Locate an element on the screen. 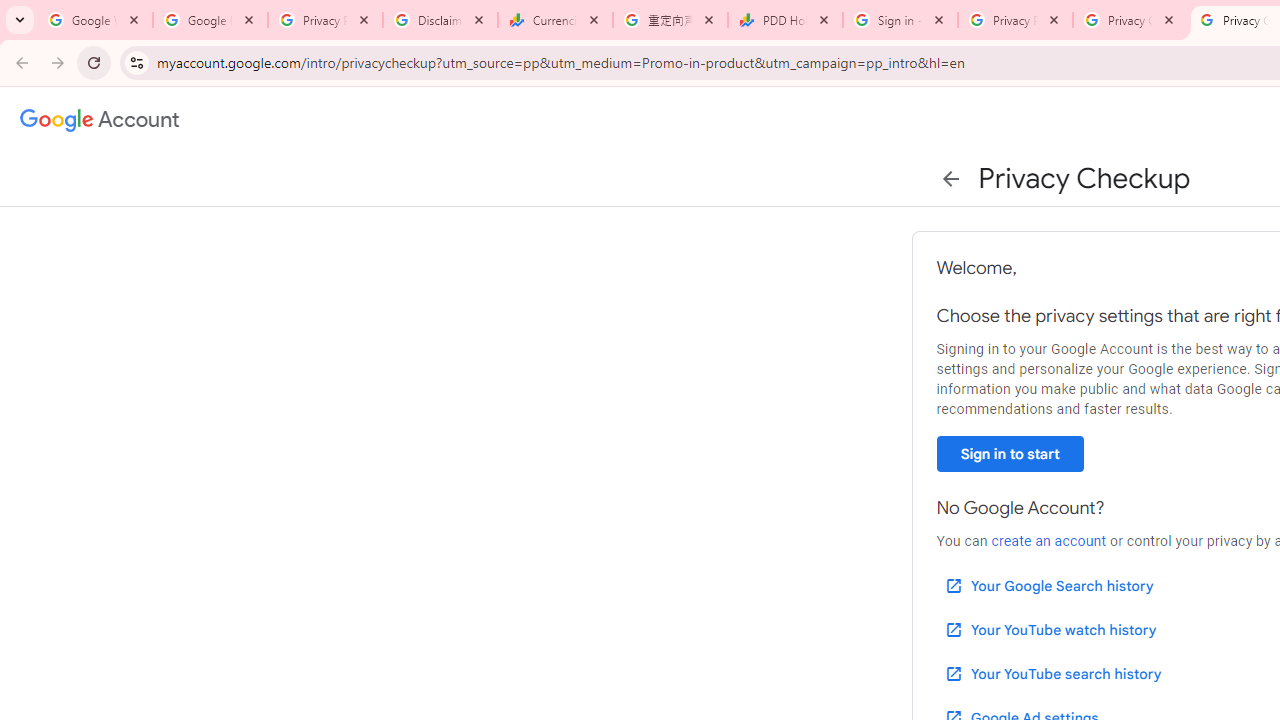  'Your YouTube search history' is located at coordinates (1051, 673).